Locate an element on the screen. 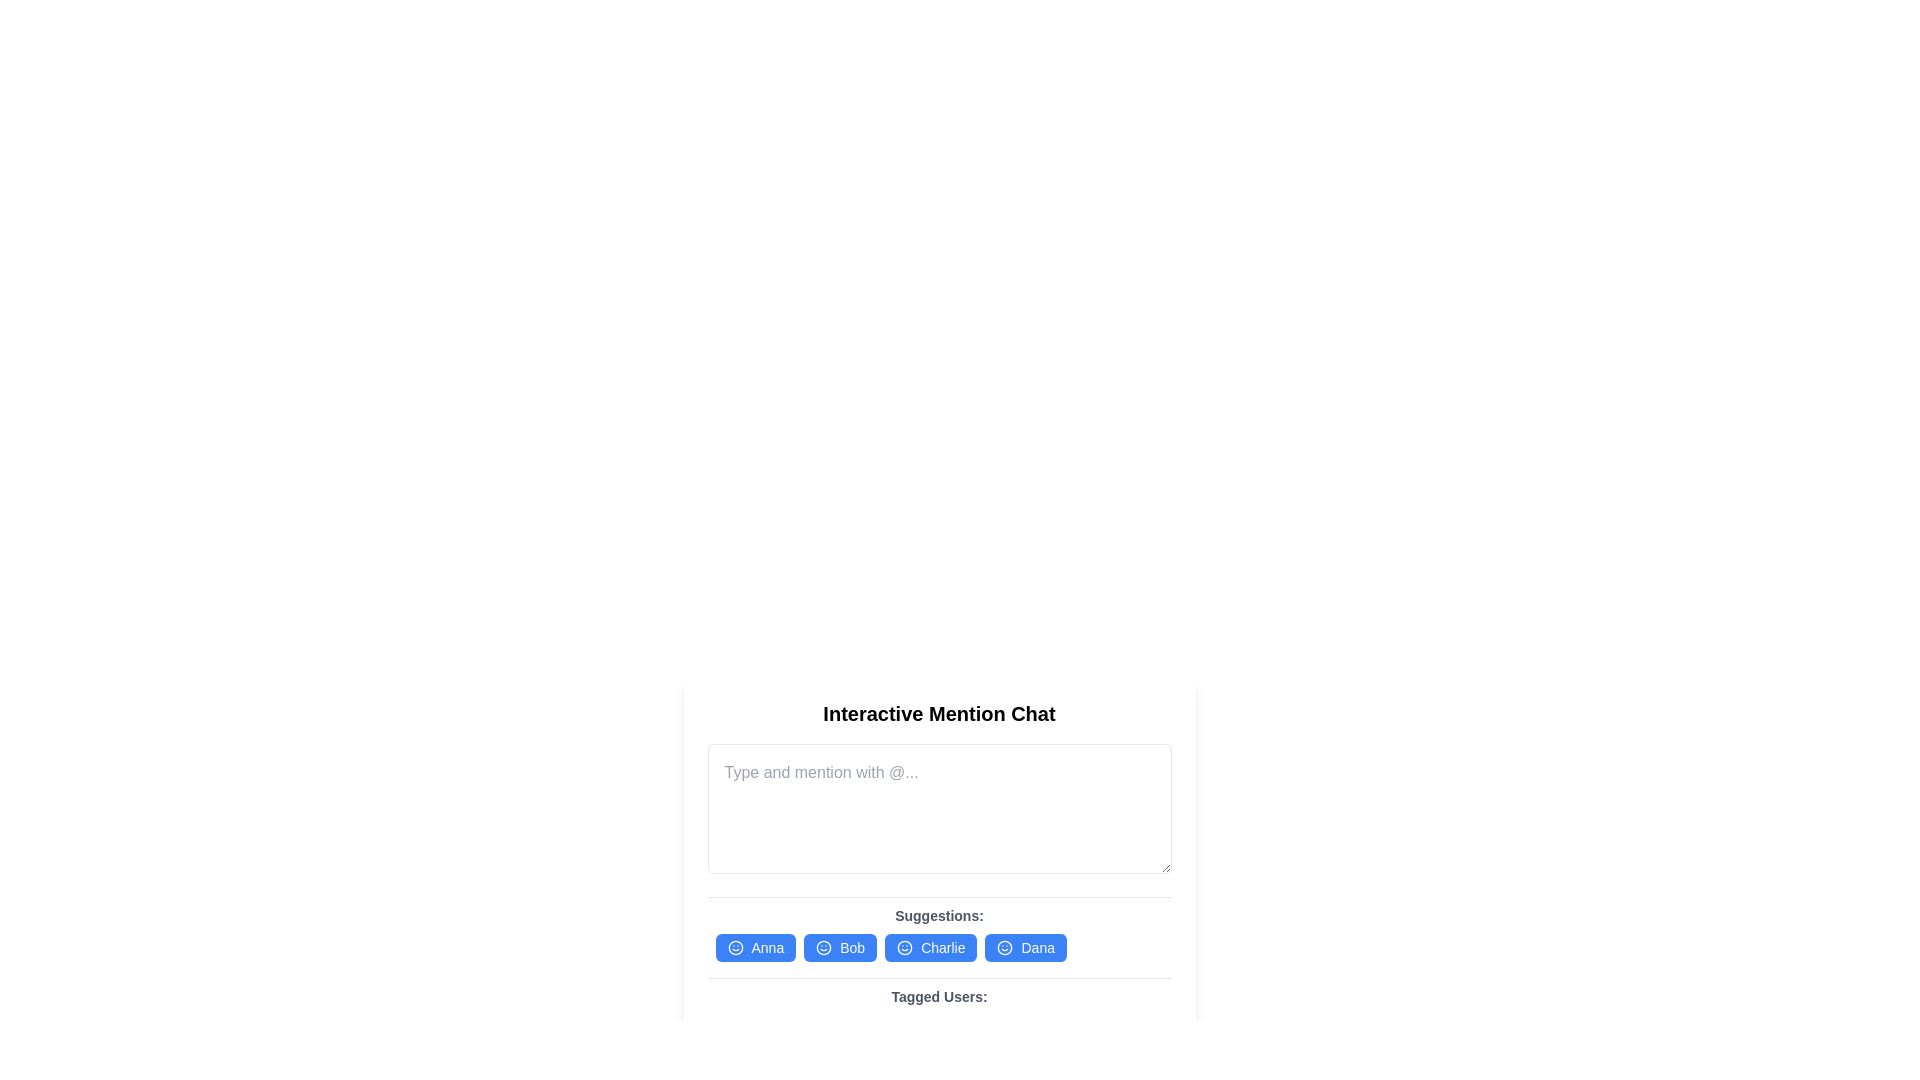 This screenshot has height=1080, width=1920. the blue button labeled 'Anna' with a smiley face icon on its left side, located under the 'Suggestions' text input box is located at coordinates (754, 947).